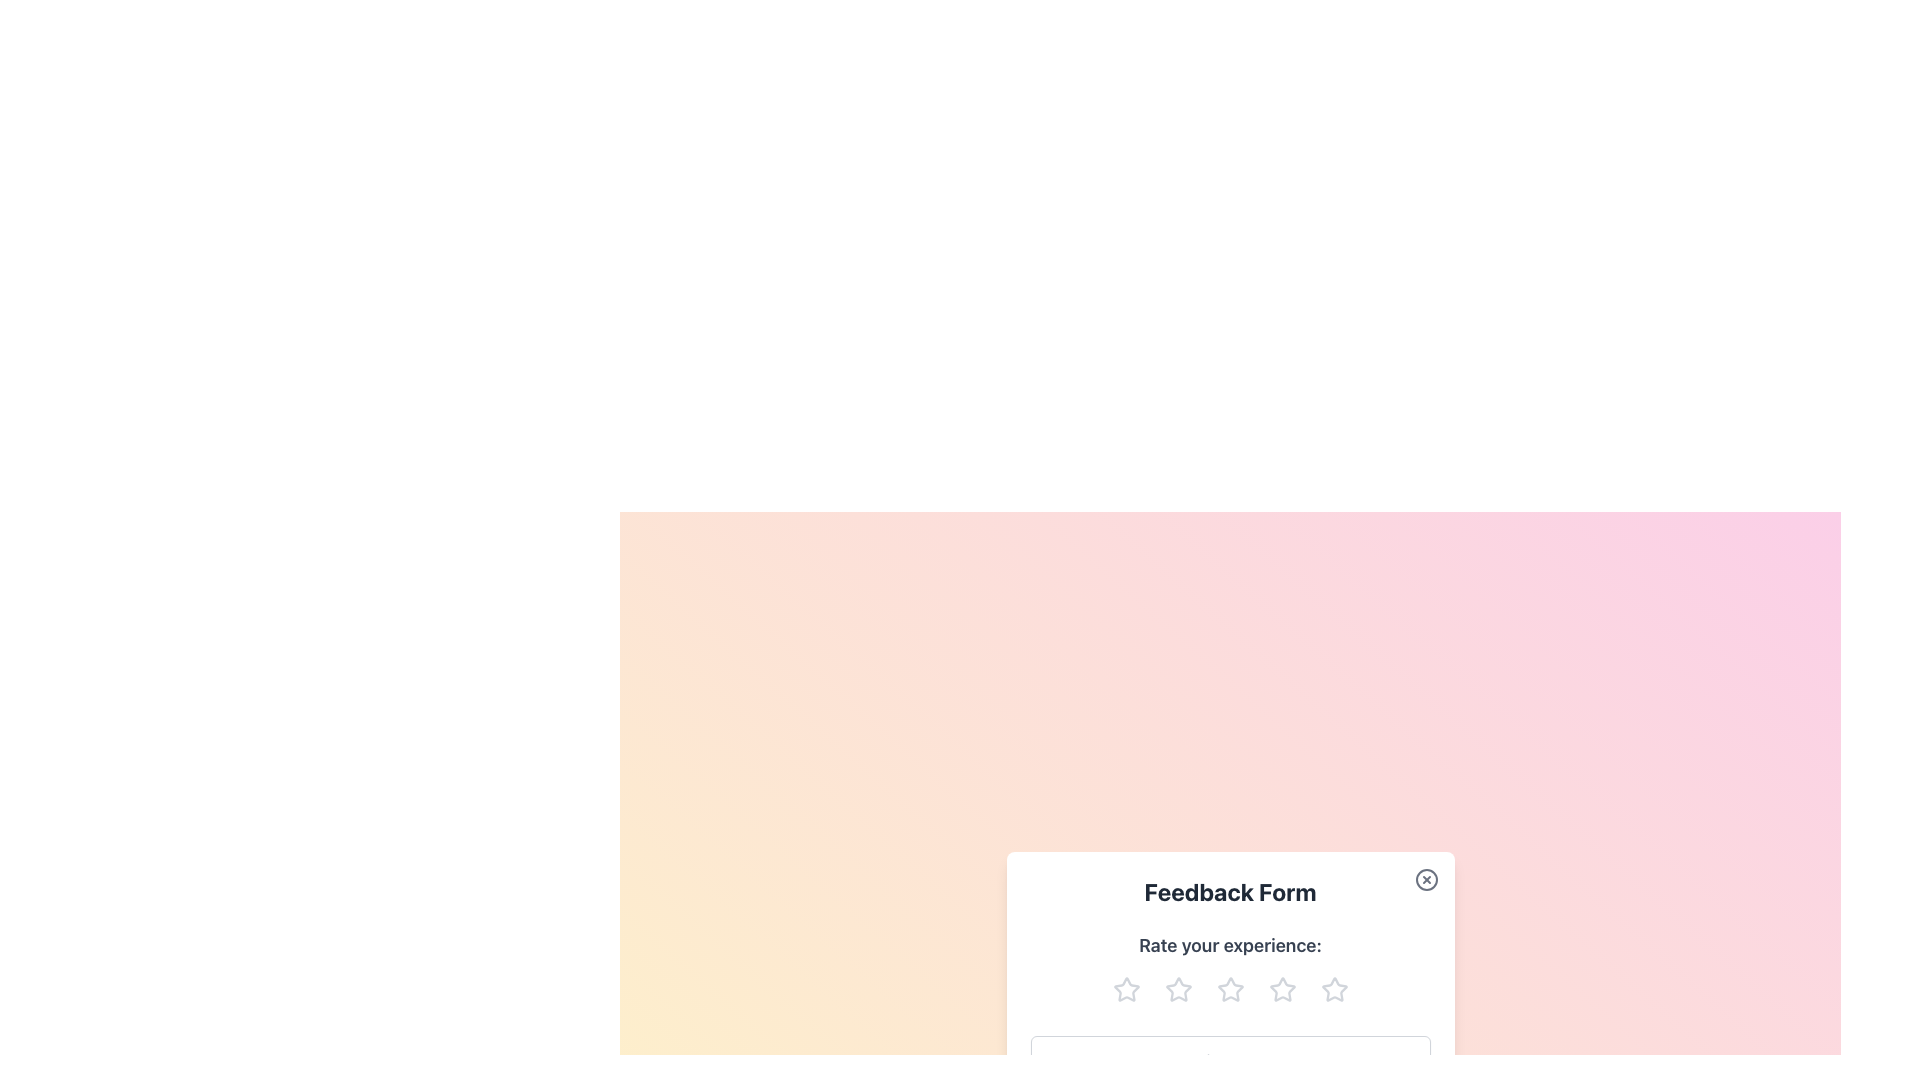 The width and height of the screenshot is (1920, 1080). What do you see at coordinates (1126, 990) in the screenshot?
I see `the first star-shaped icon in the rating system, which is located below the text 'Rate your experience:' in the feedback form` at bounding box center [1126, 990].